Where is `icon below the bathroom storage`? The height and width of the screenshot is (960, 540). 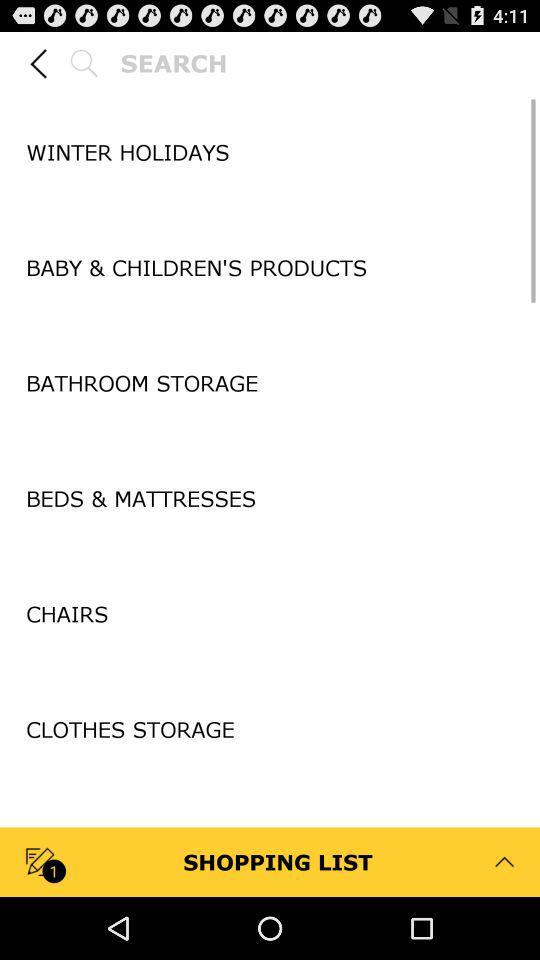 icon below the bathroom storage is located at coordinates (270, 440).